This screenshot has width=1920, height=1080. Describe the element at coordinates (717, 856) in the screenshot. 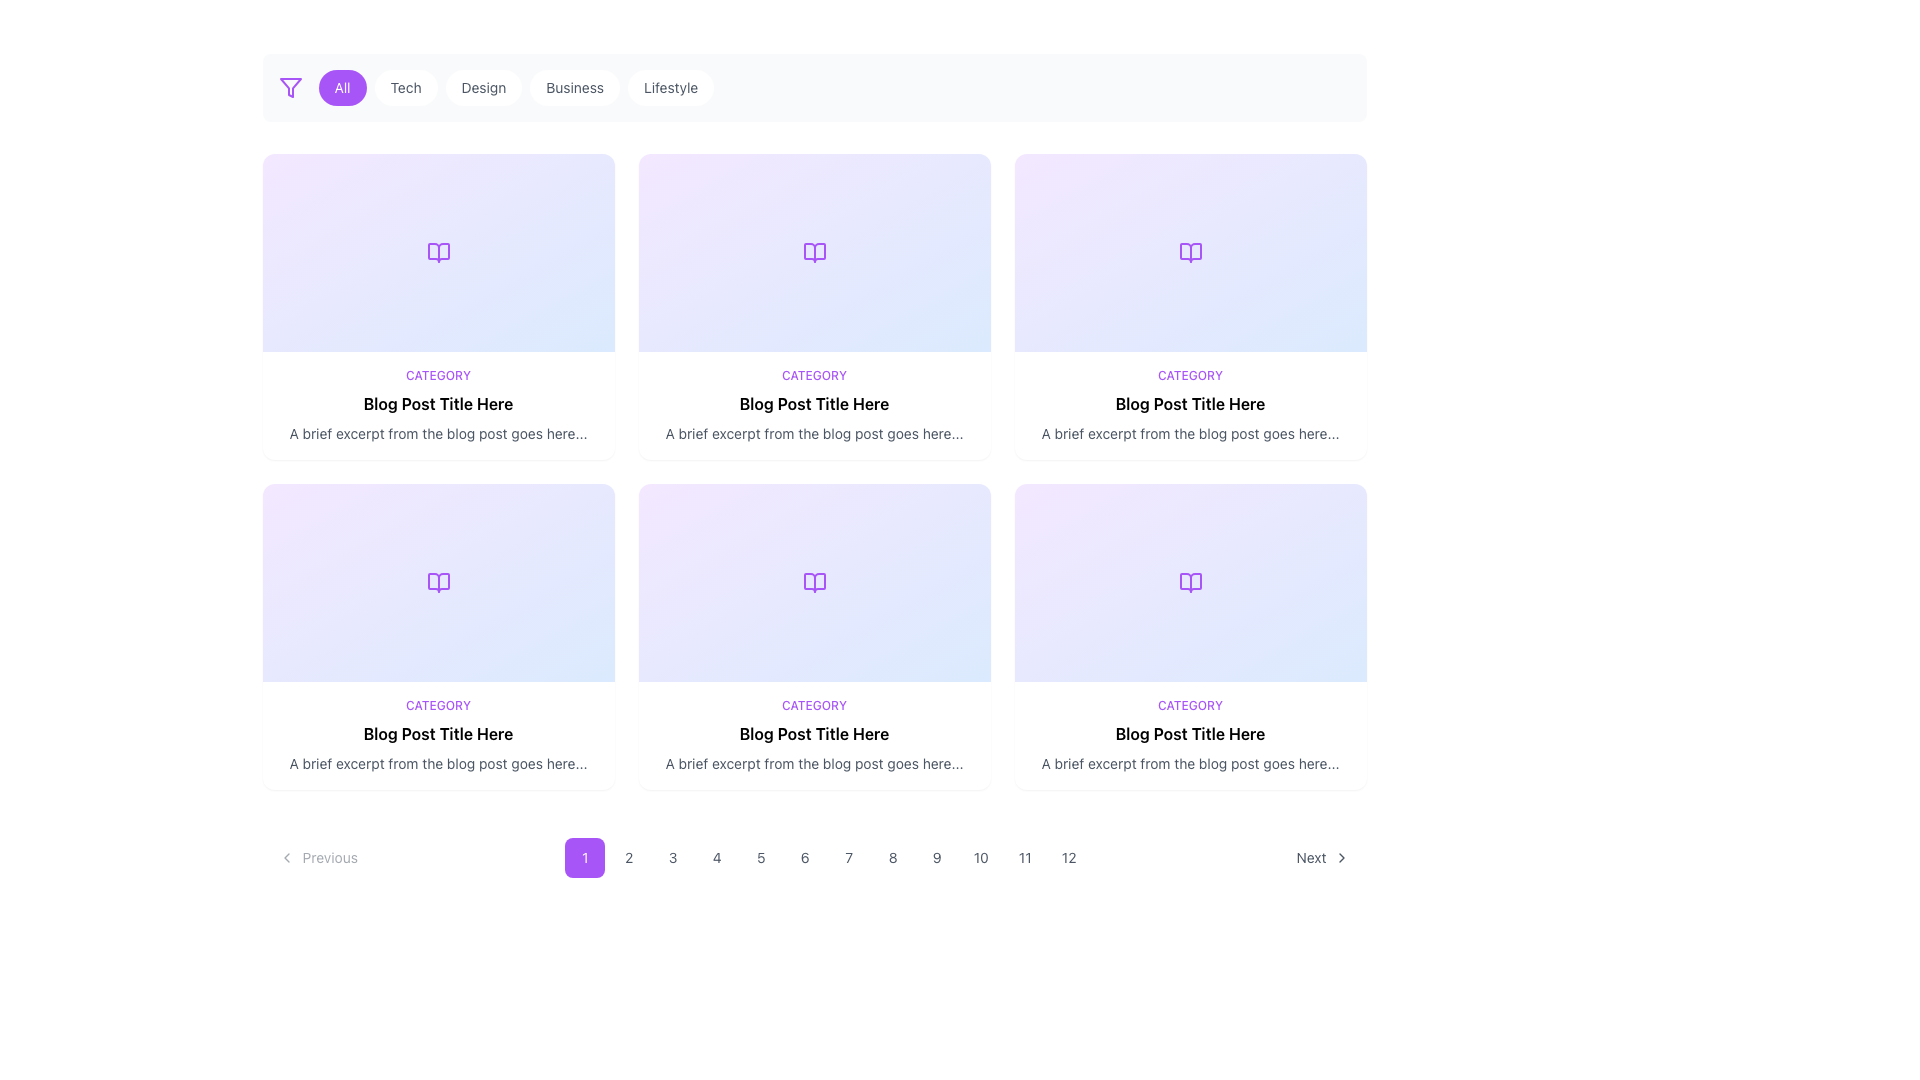

I see `the circular button displaying the number '4'` at that location.